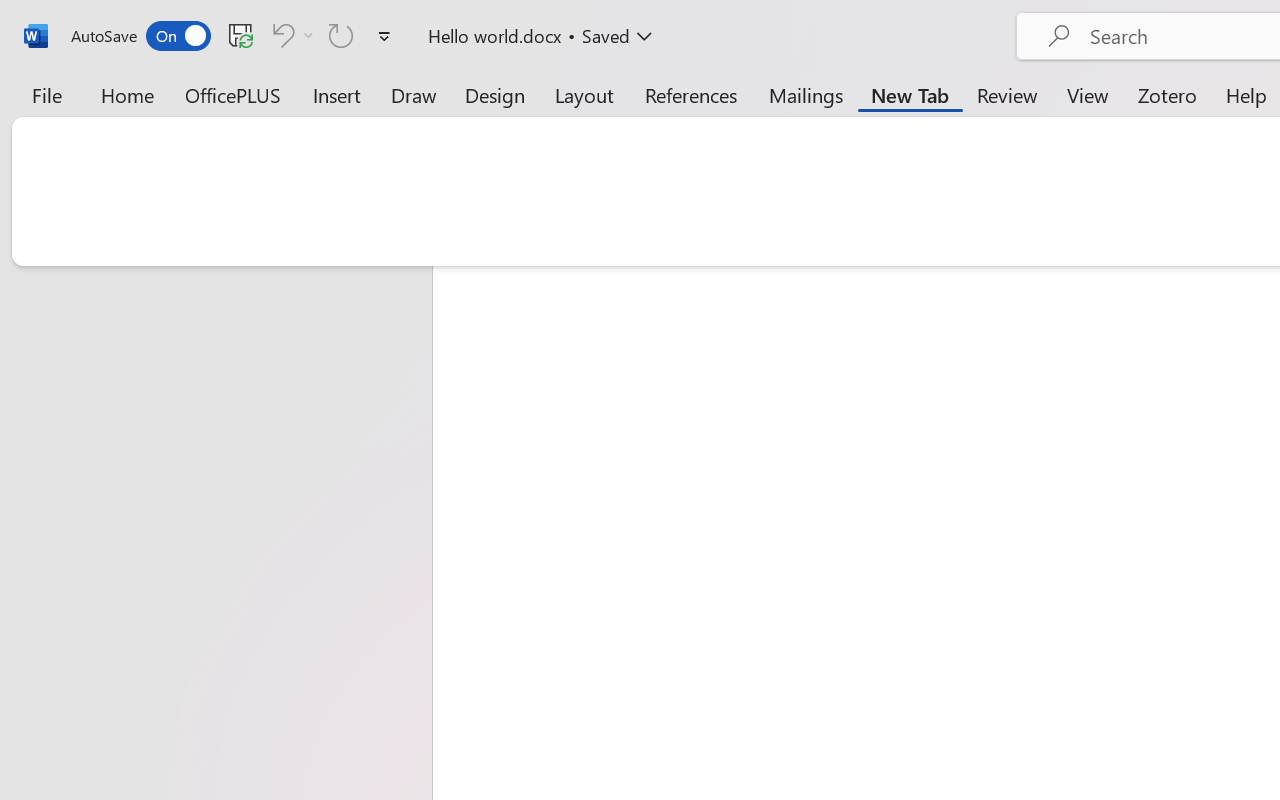  Describe the element at coordinates (240, 34) in the screenshot. I see `'Save'` at that location.